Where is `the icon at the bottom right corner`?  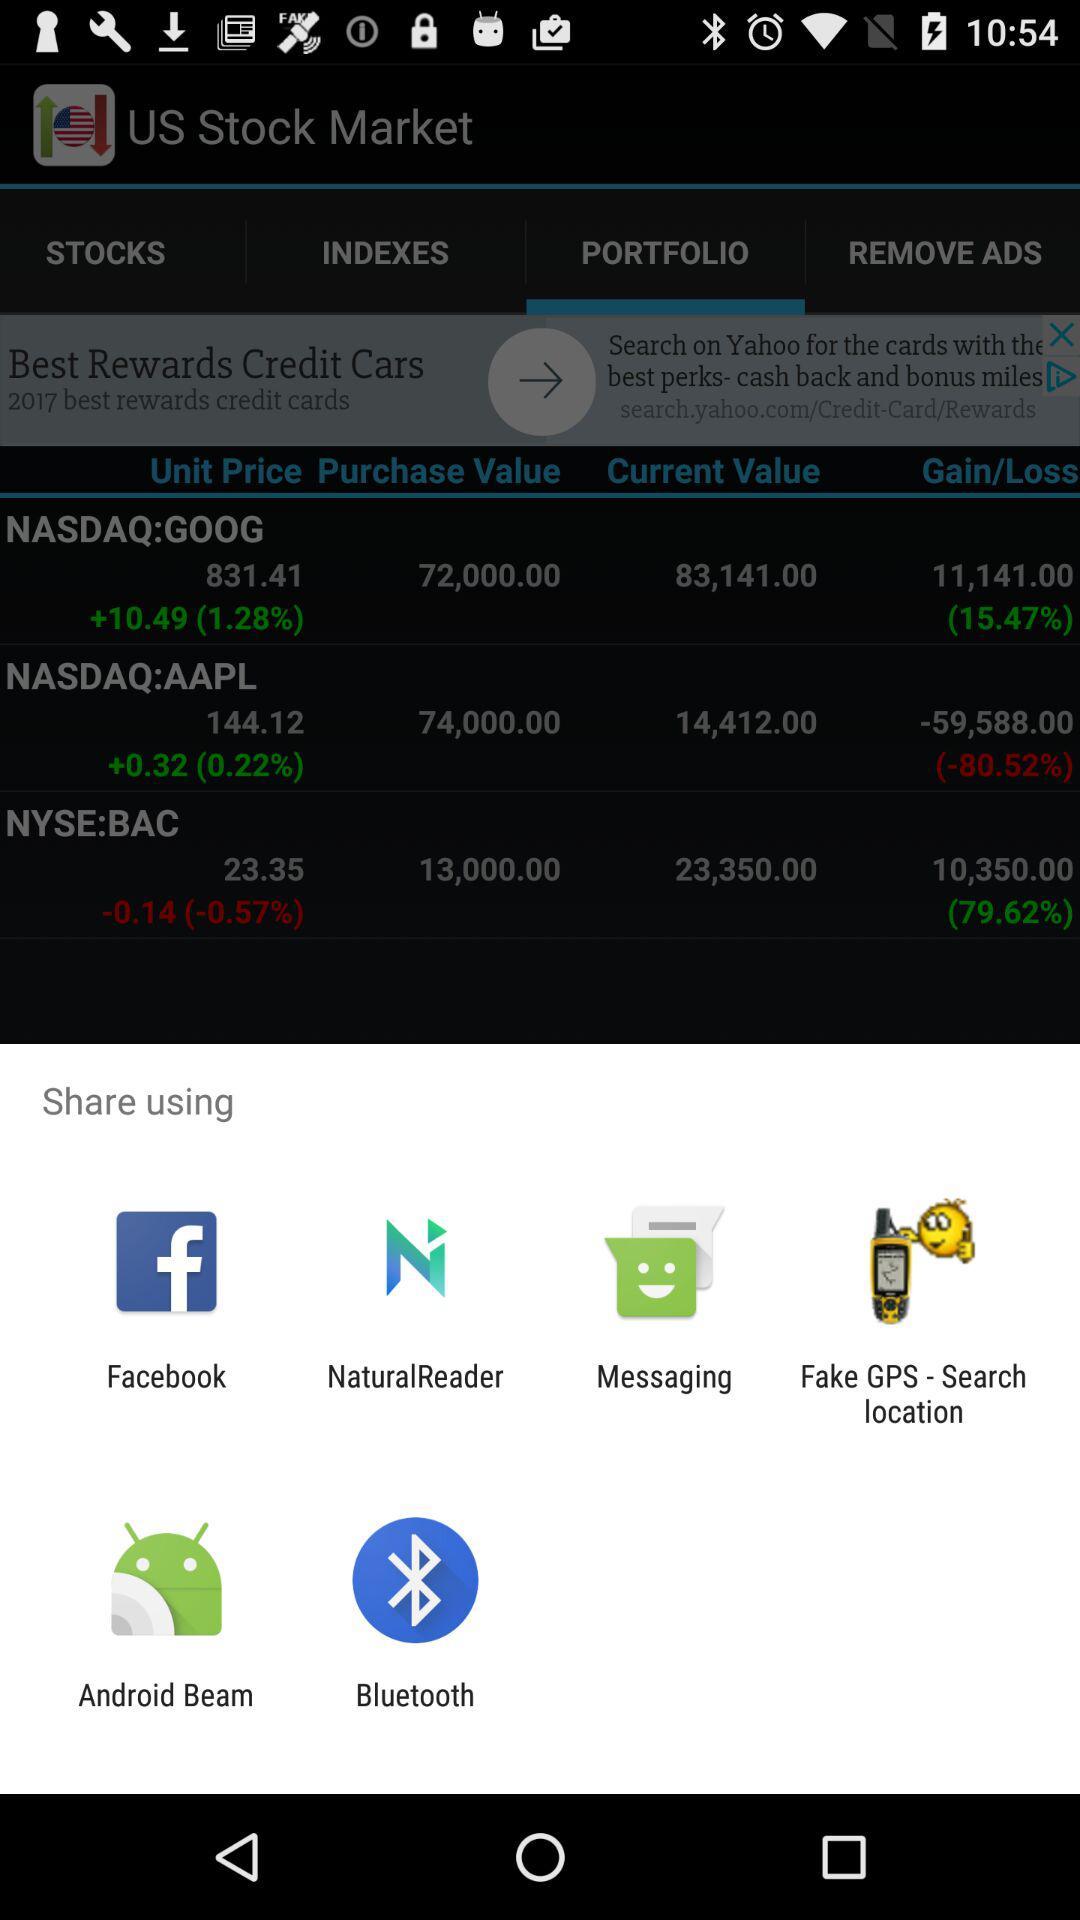 the icon at the bottom right corner is located at coordinates (913, 1392).